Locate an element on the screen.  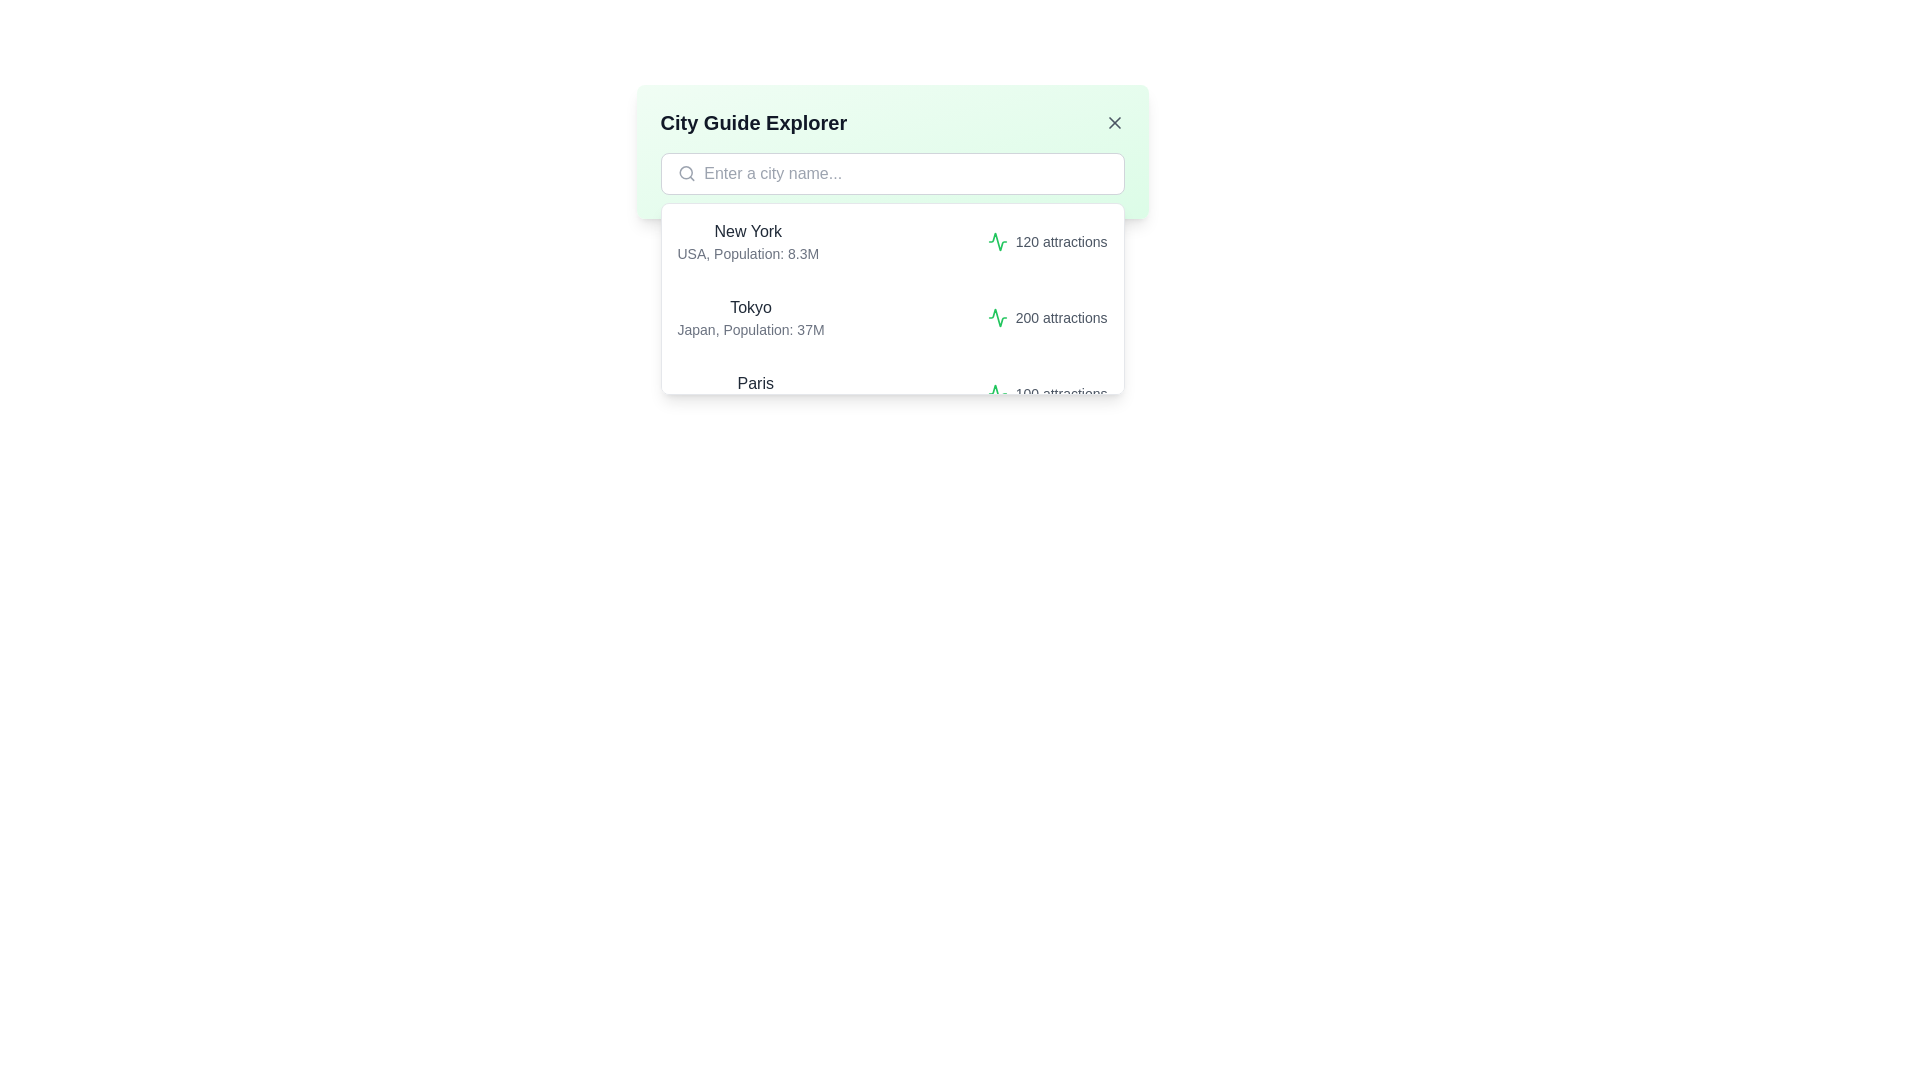
number of attractions displayed in the text label '120 attractions' next to the green icon in the list item for 'New York' is located at coordinates (1046, 241).